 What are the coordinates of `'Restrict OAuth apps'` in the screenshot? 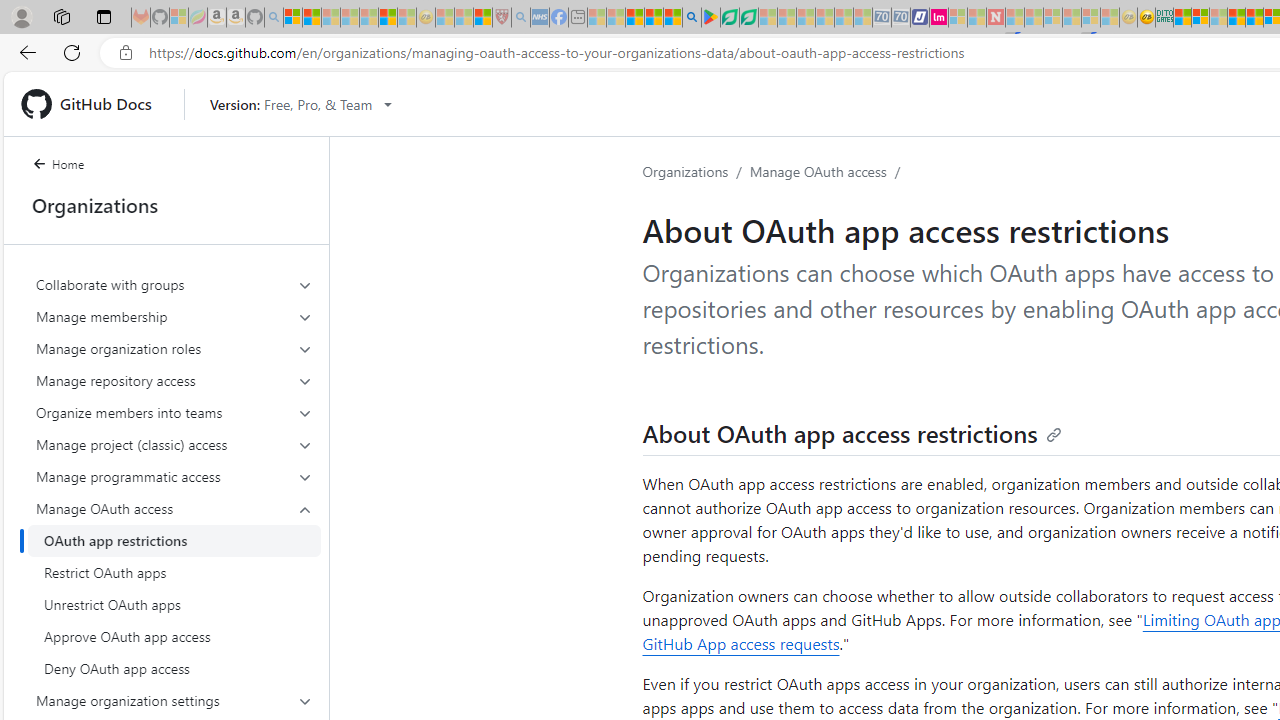 It's located at (174, 573).